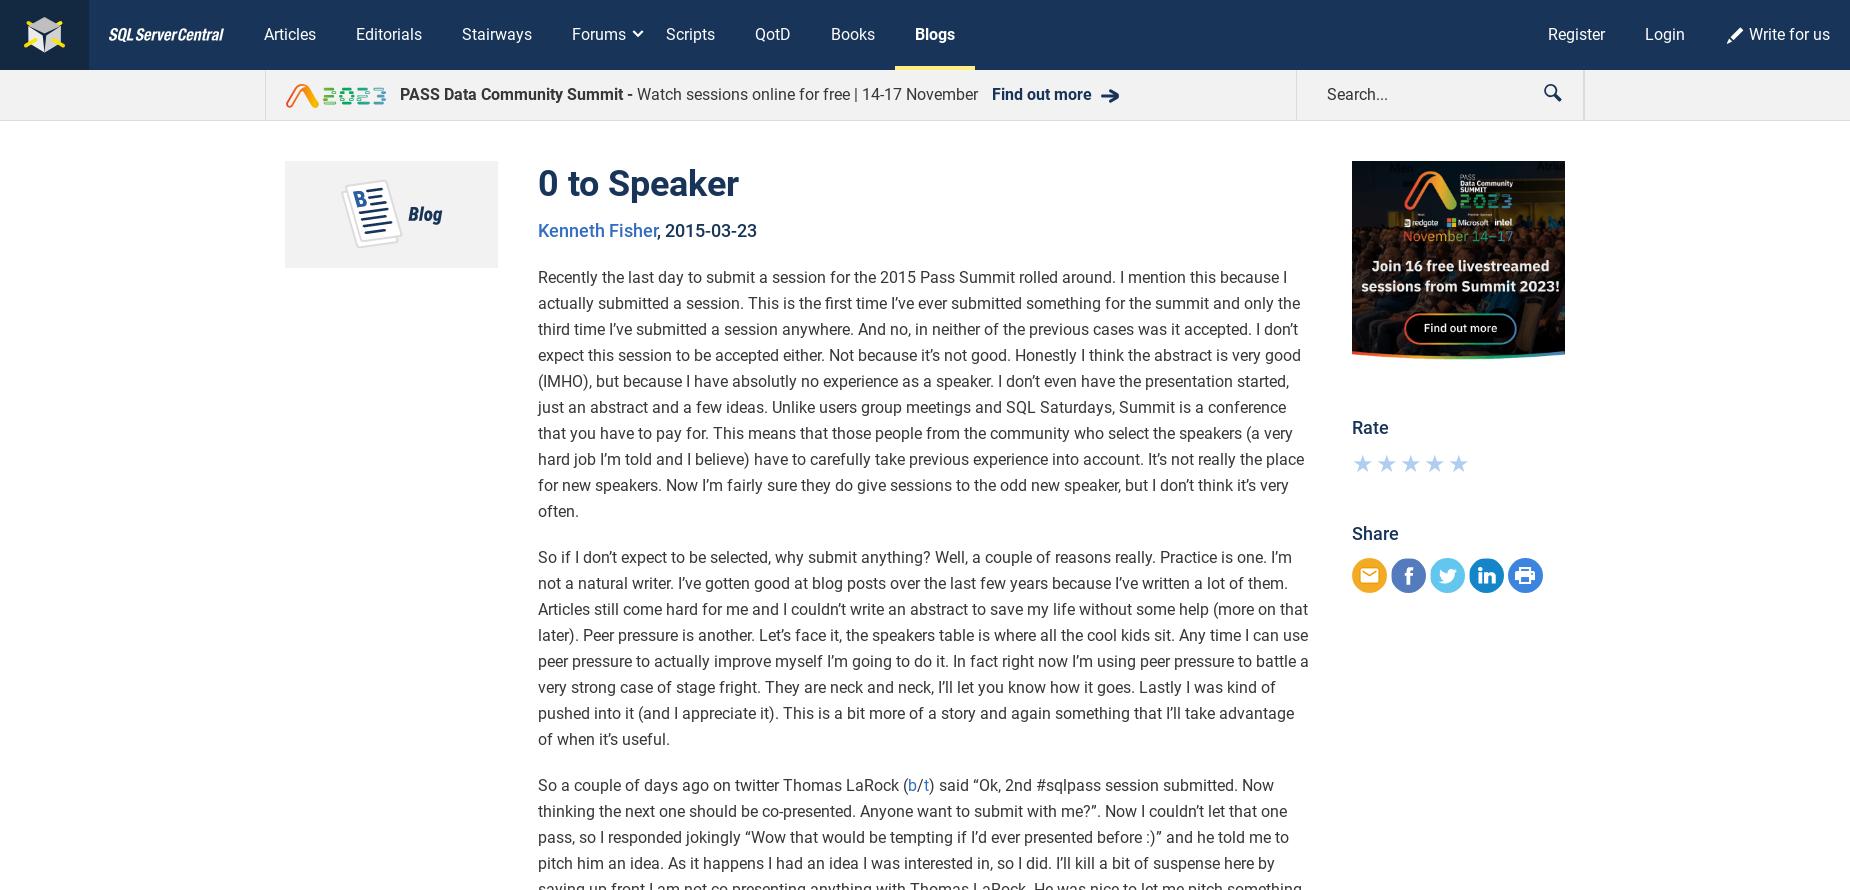  Describe the element at coordinates (819, 822) in the screenshot. I see `'Blogs'` at that location.